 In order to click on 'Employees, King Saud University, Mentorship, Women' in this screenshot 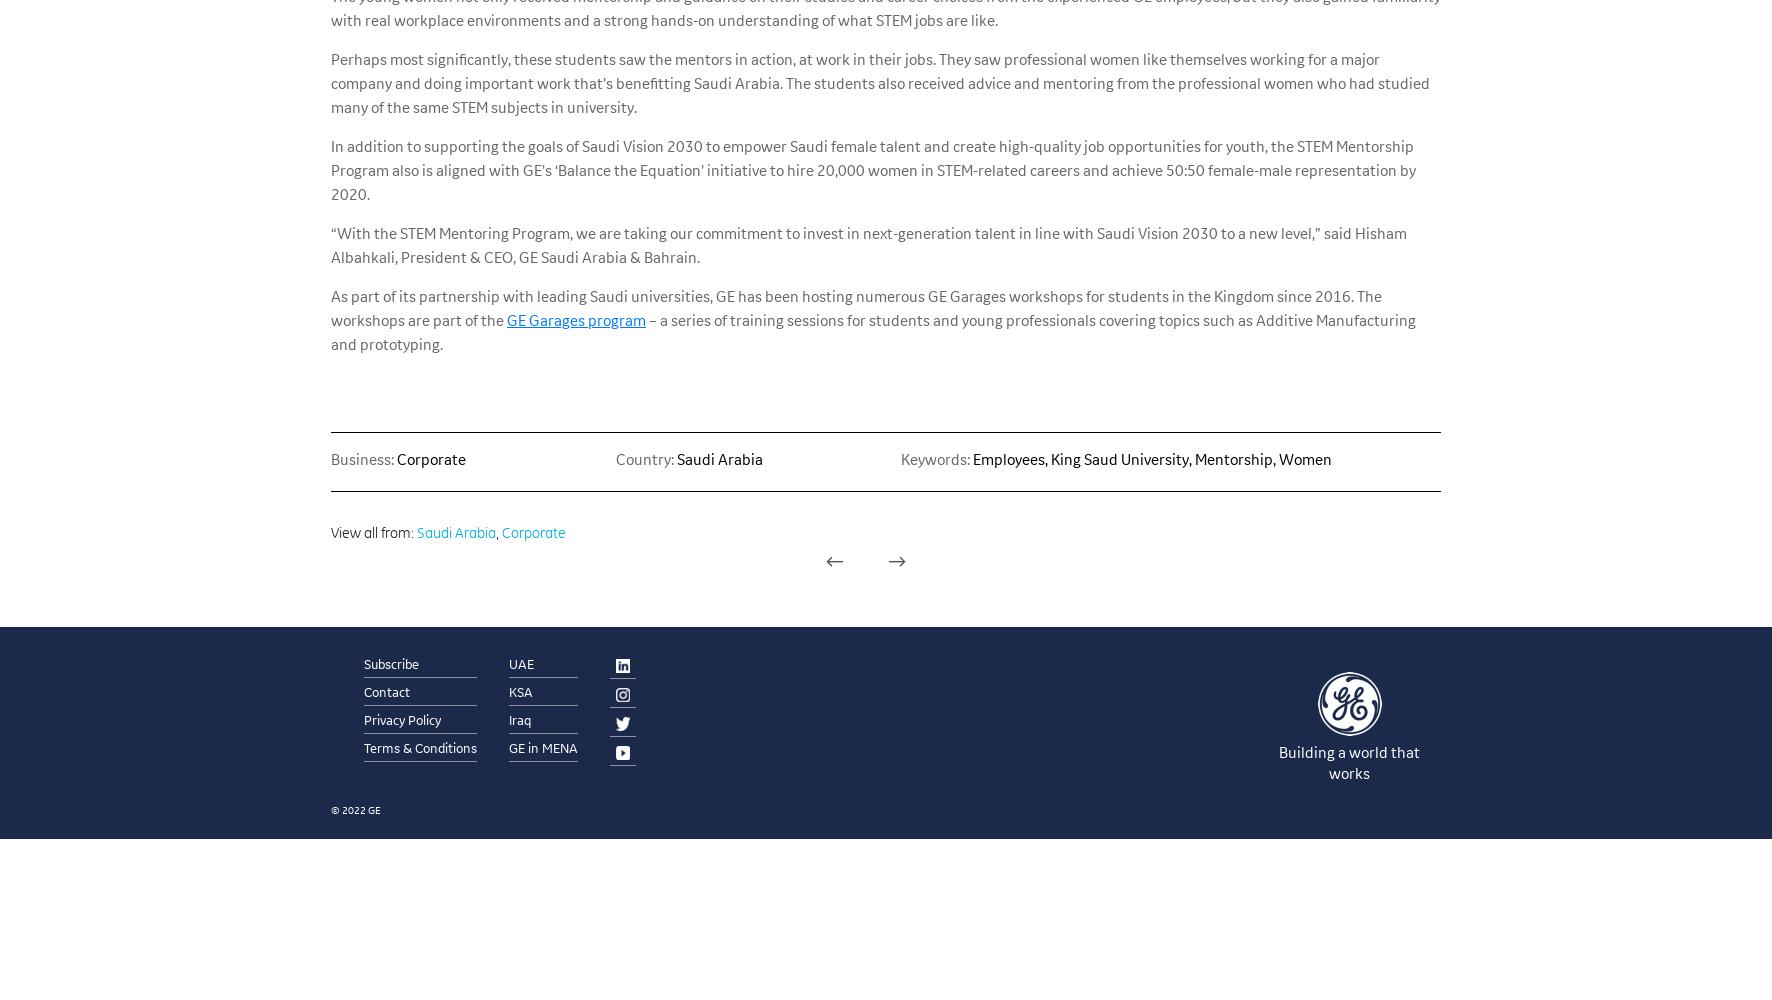, I will do `click(1151, 457)`.